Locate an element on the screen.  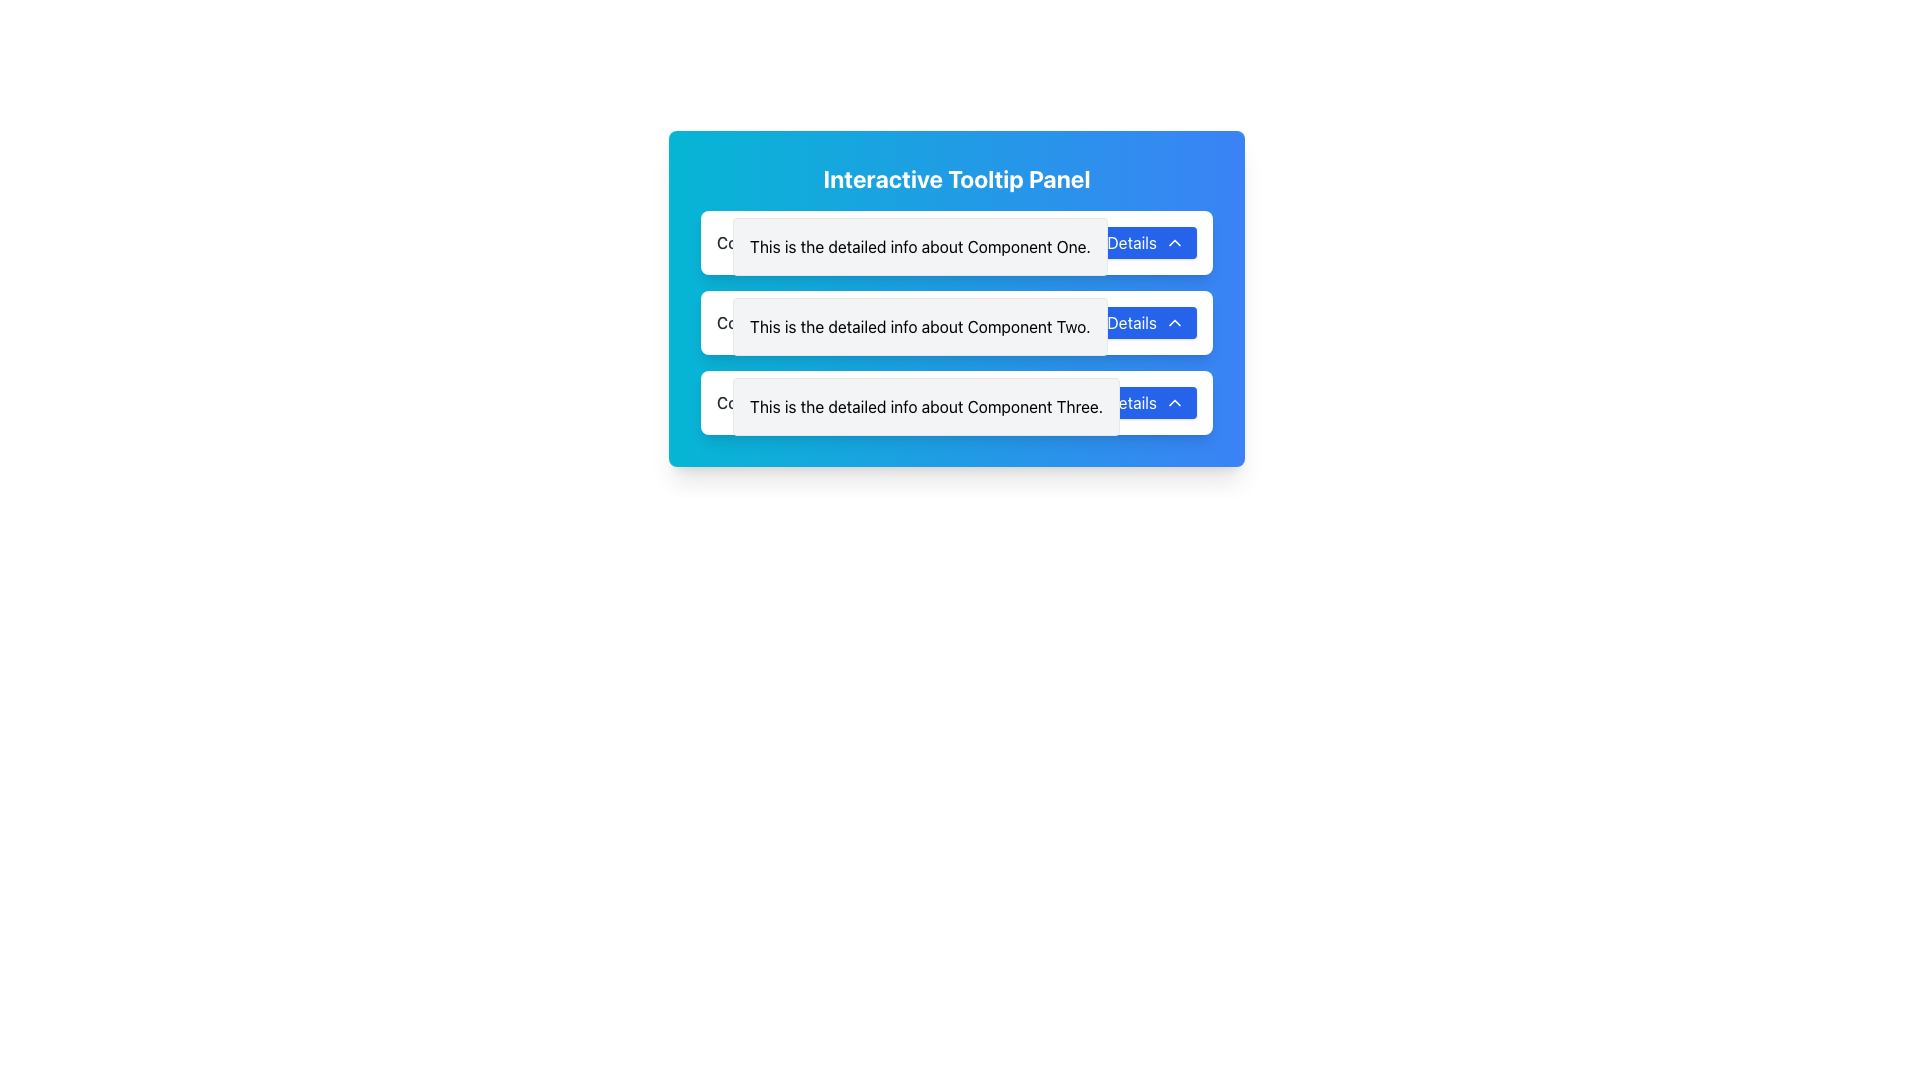
the Text Description Box that displays additional information about 'Component One' is located at coordinates (919, 245).